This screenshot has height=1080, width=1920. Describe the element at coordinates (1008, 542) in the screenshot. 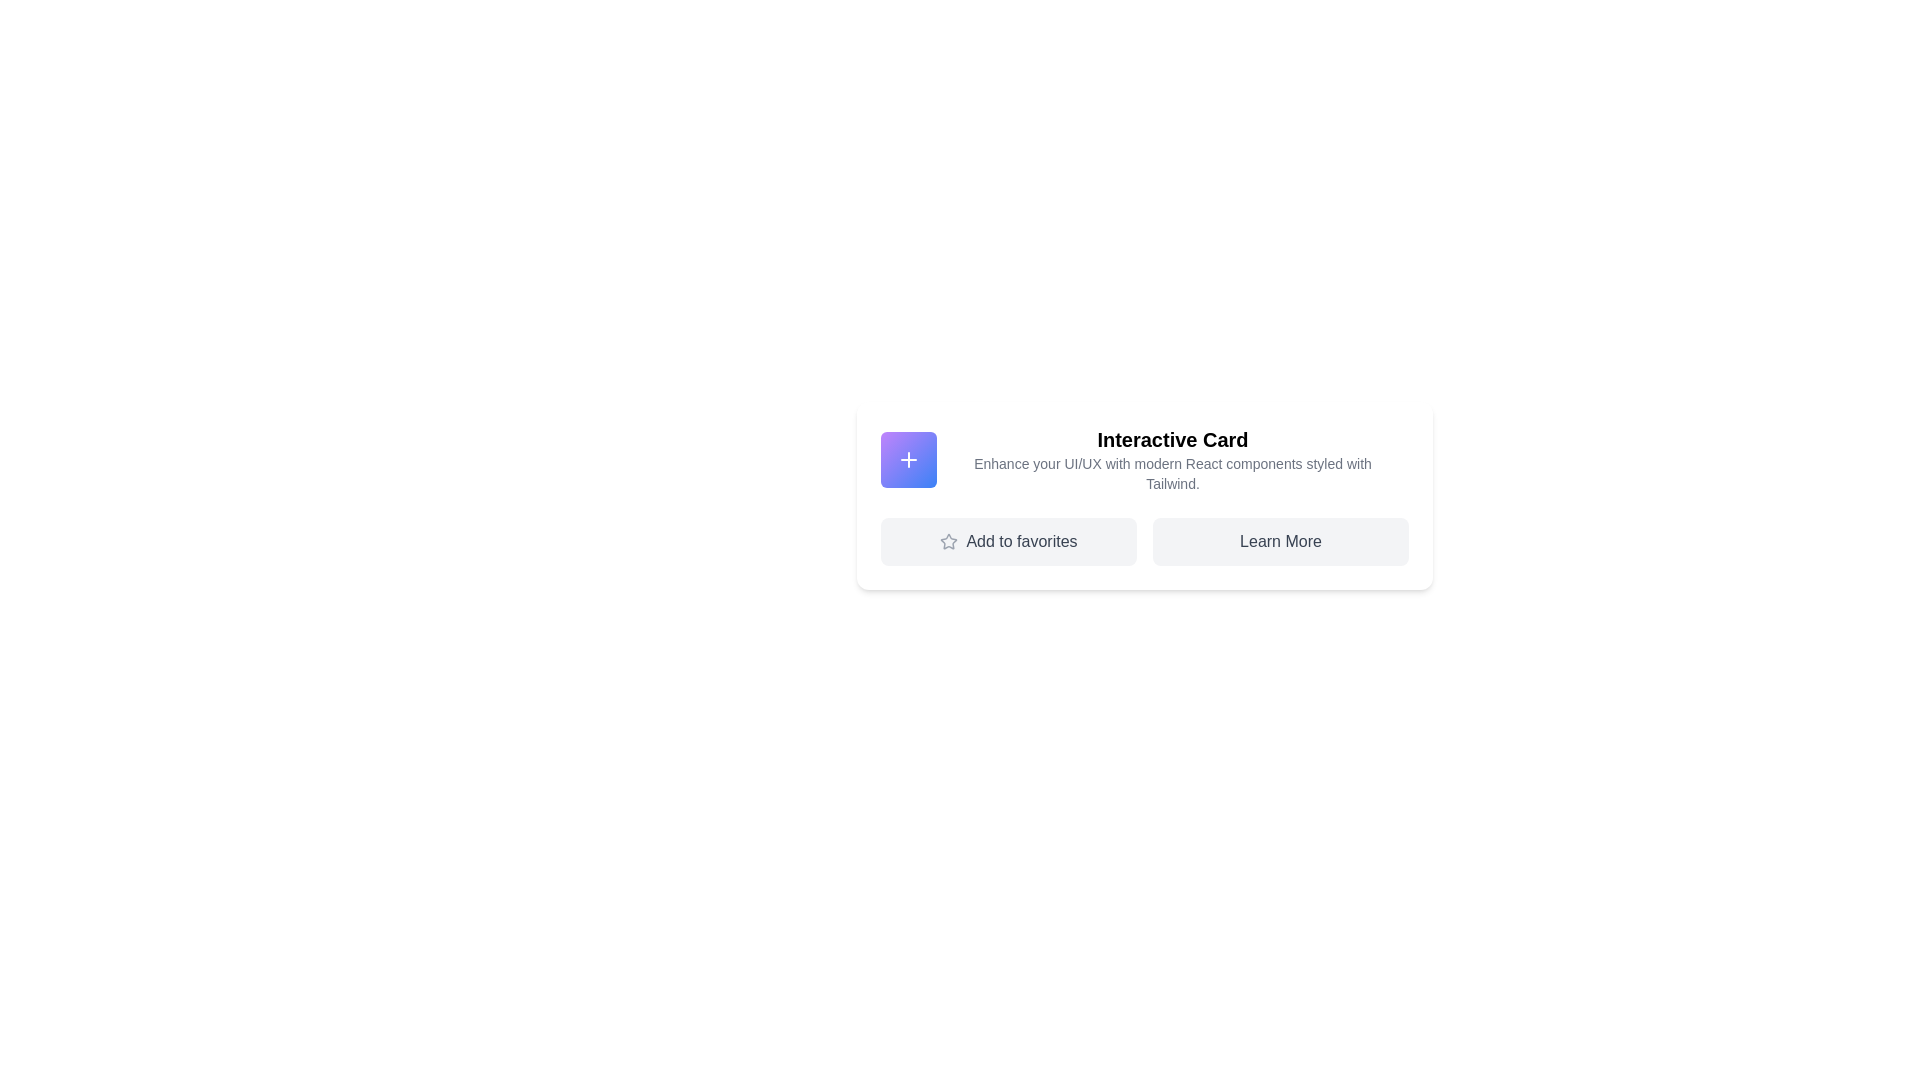

I see `the leftmost button in the two-column grid layout` at that location.